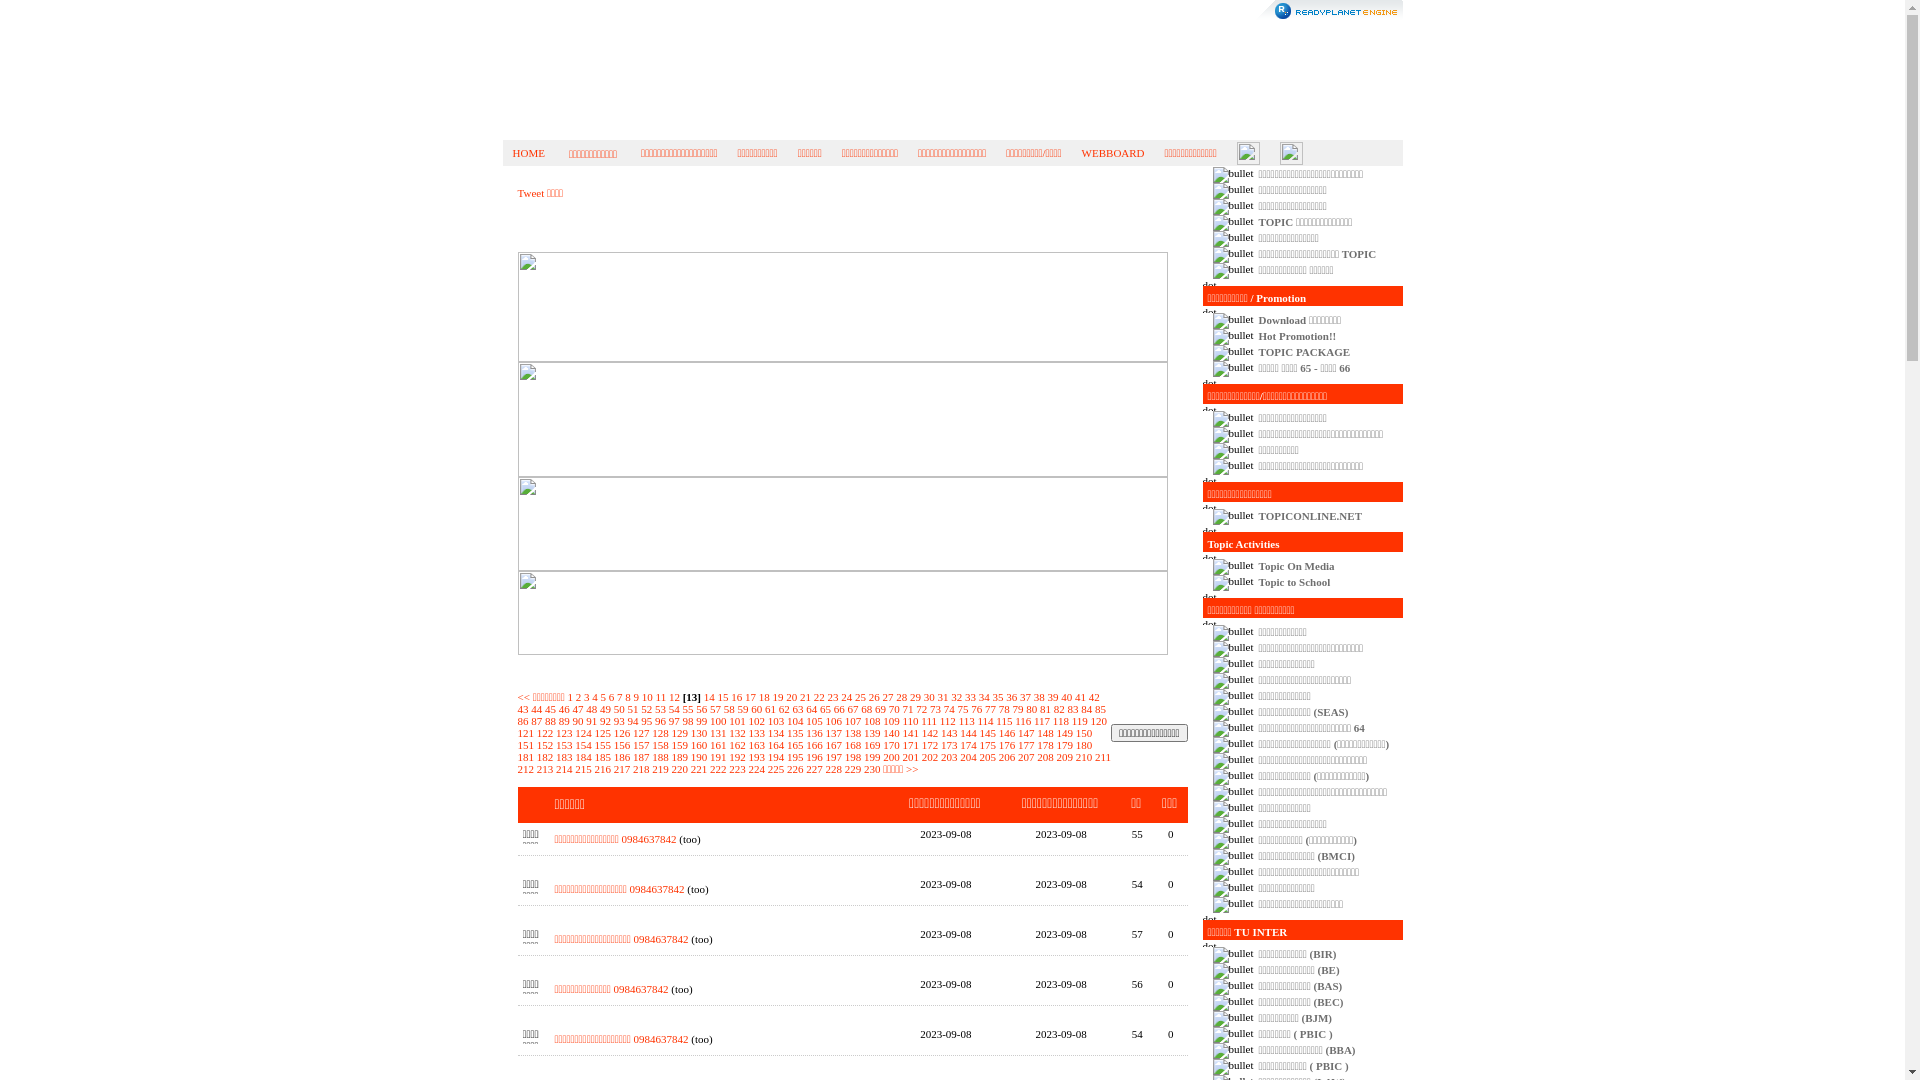  Describe the element at coordinates (771, 696) in the screenshot. I see `'19'` at that location.